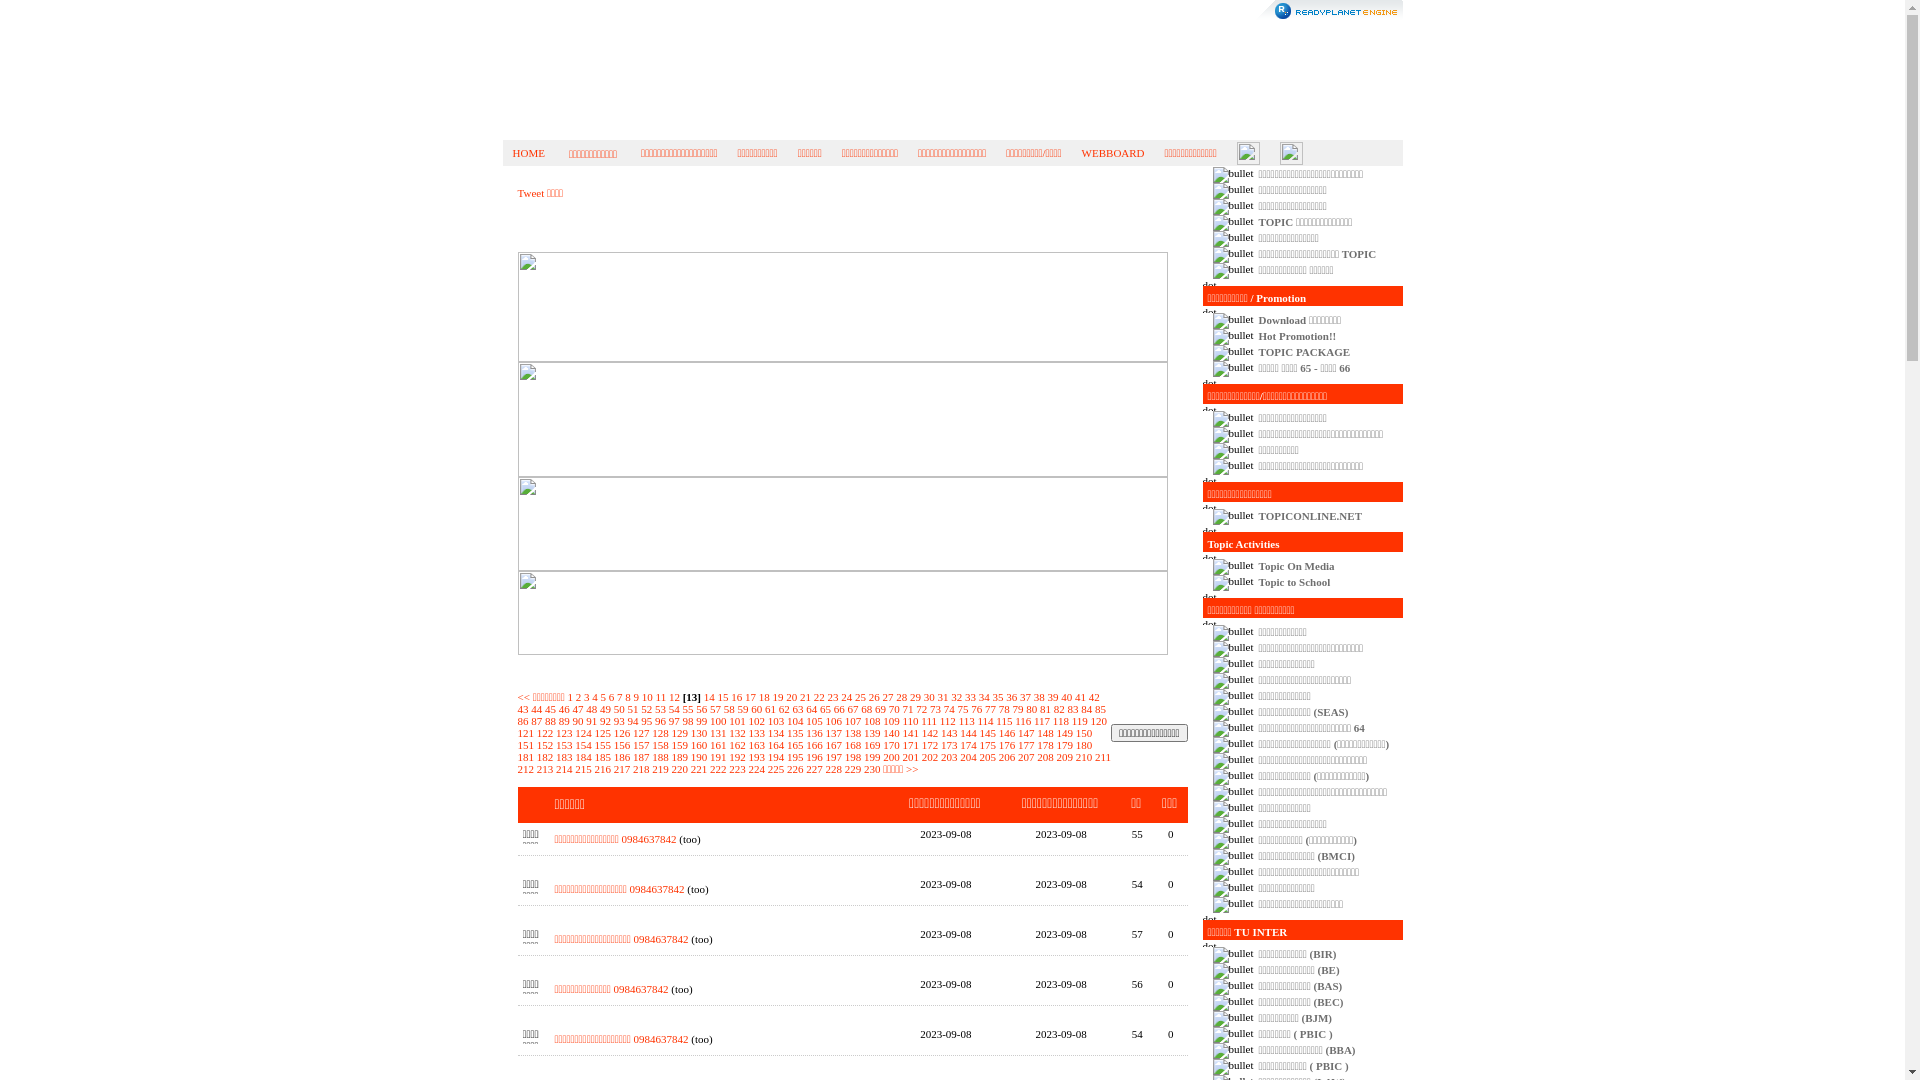  Describe the element at coordinates (771, 696) in the screenshot. I see `'19'` at that location.